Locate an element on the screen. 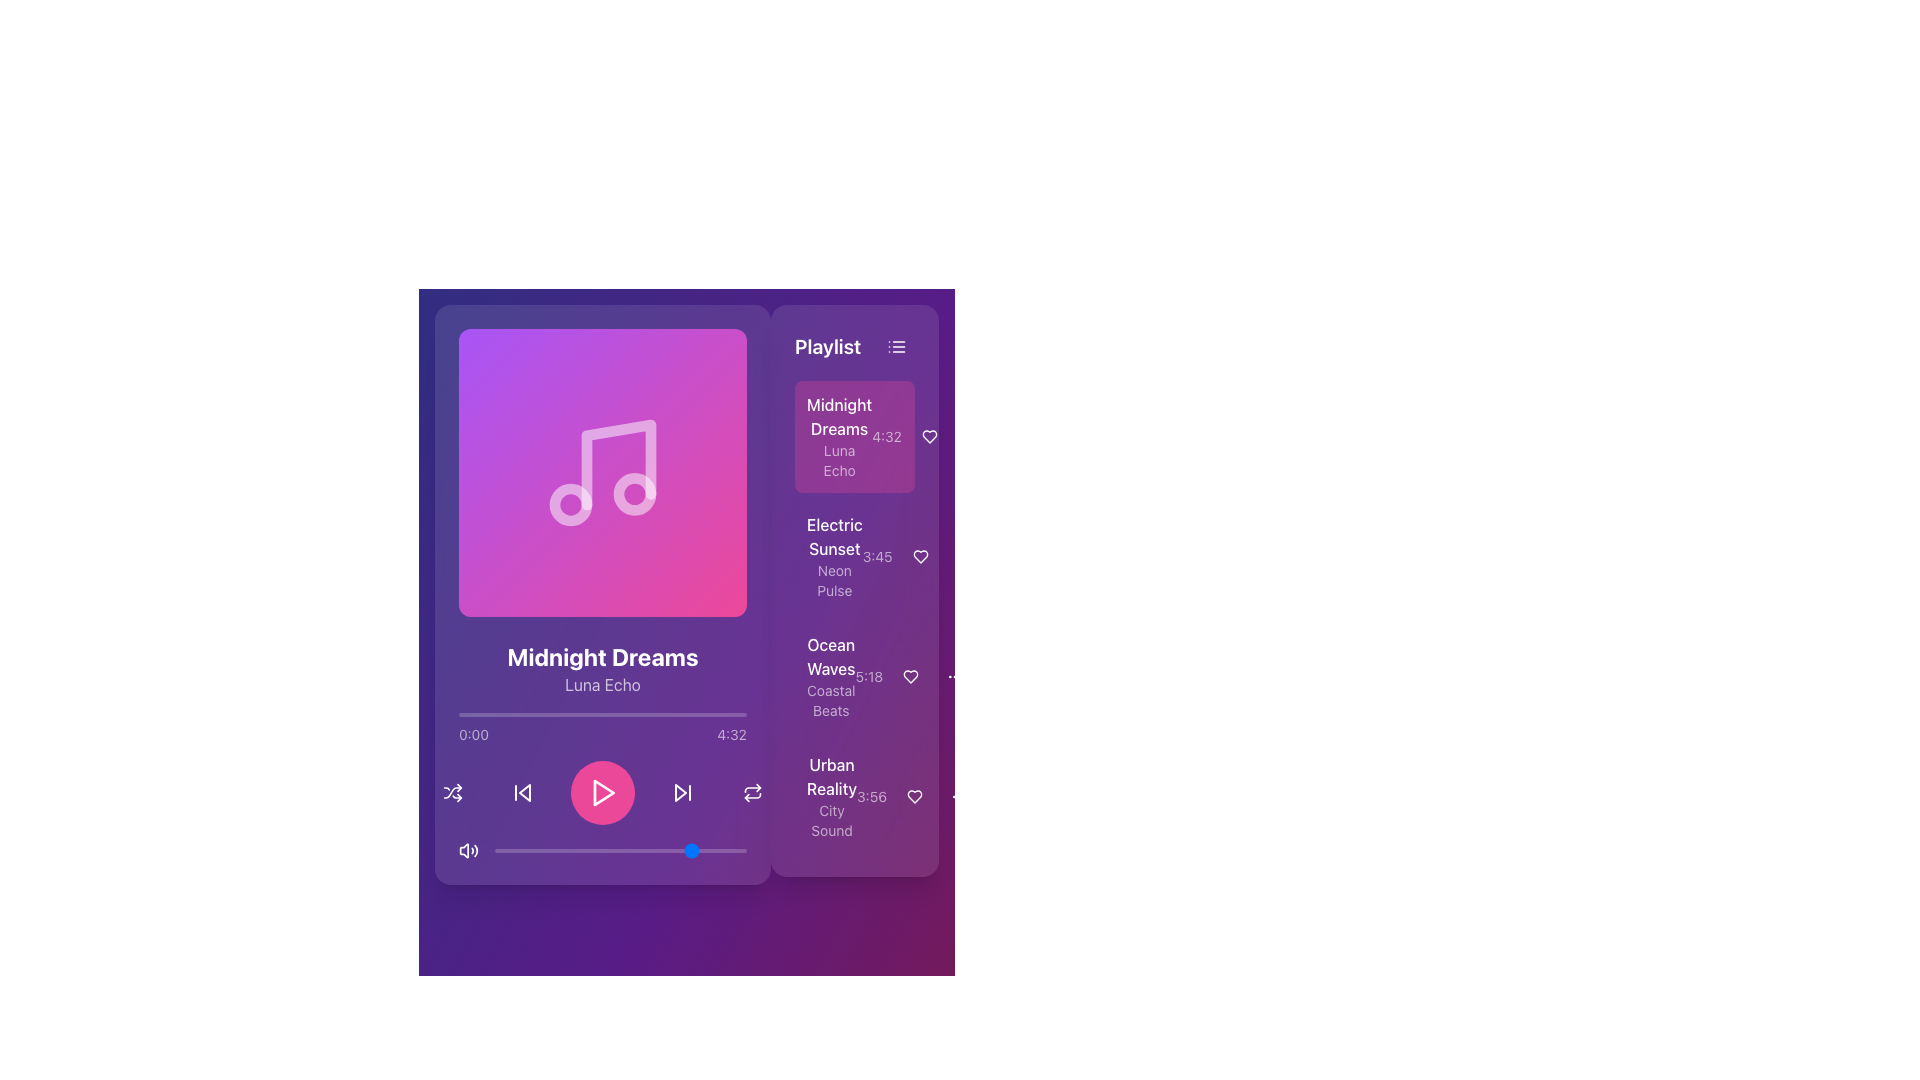 Image resolution: width=1920 pixels, height=1080 pixels. the icon button located next to the 'Ocean Waves' track in the playlist panel to like or unlike the track is located at coordinates (910, 676).